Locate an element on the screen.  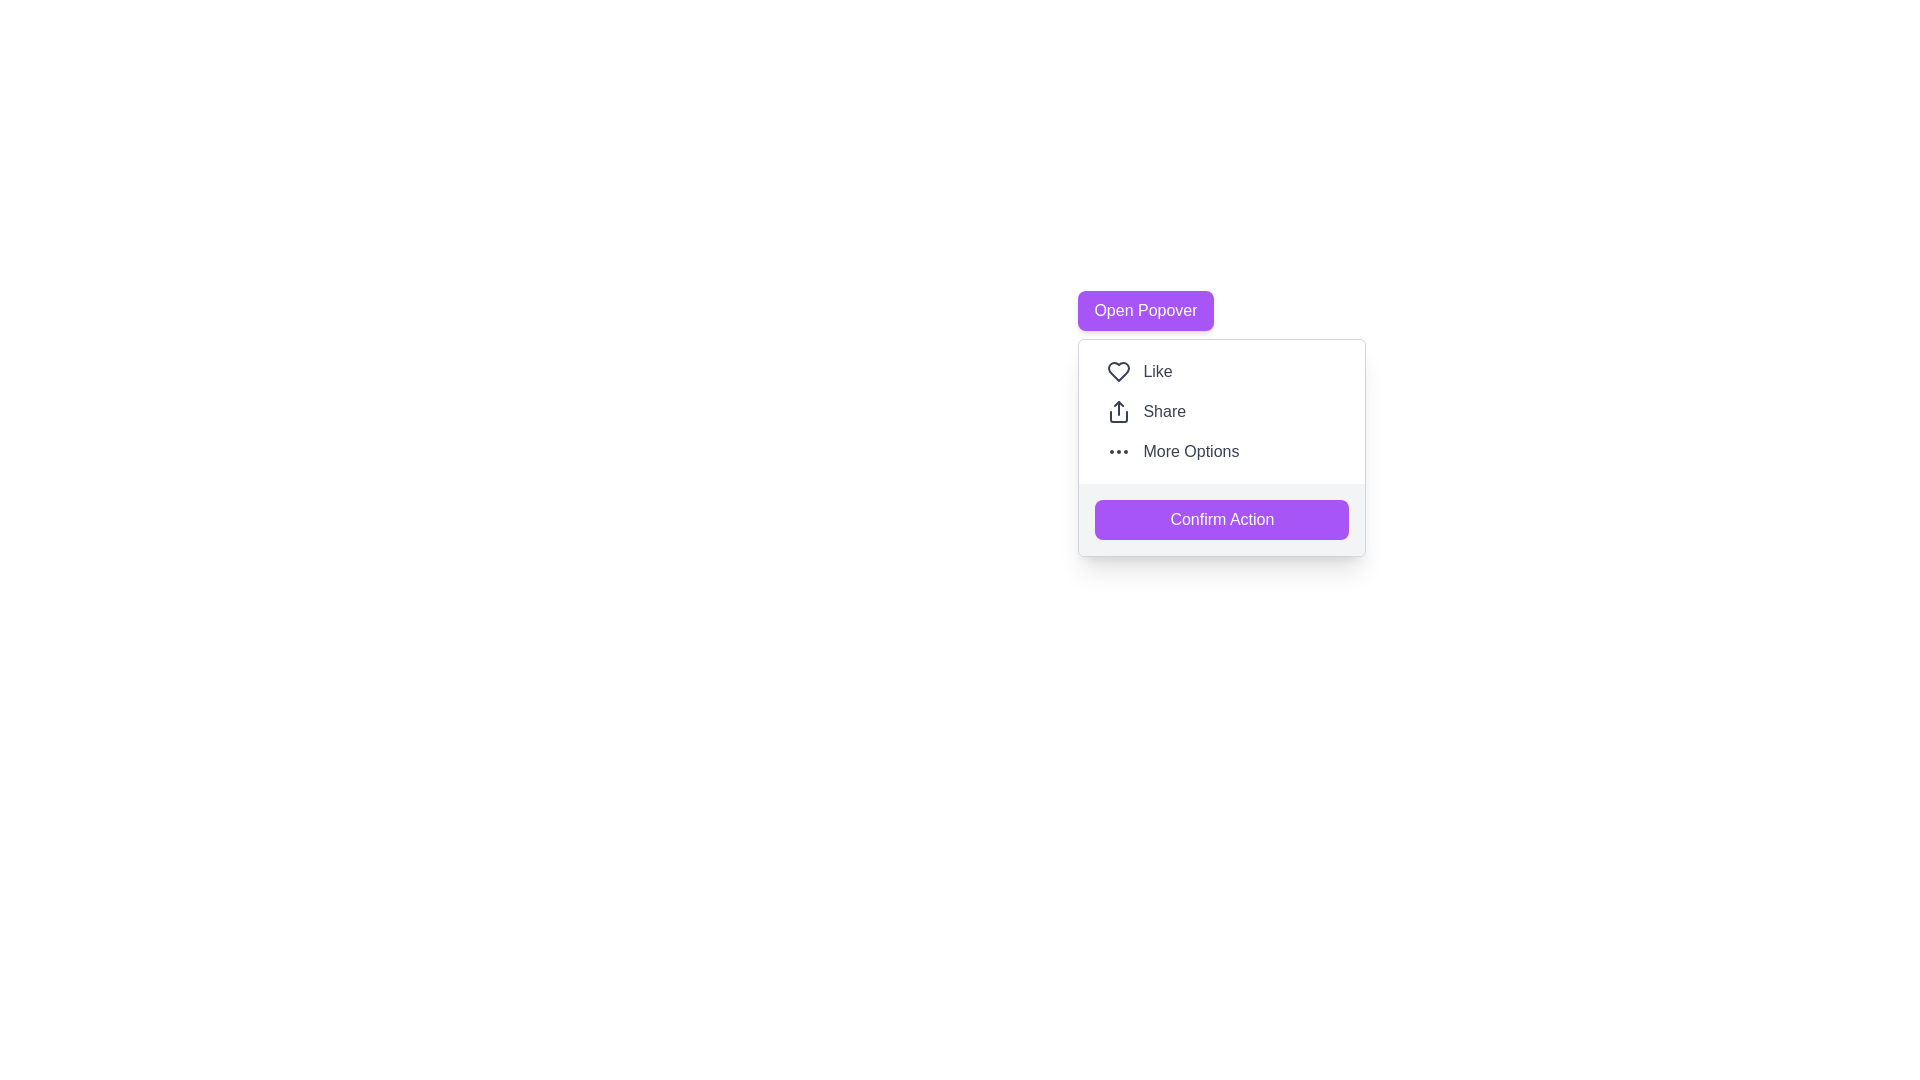
the 'More Options' button, which is the third option in the vertical menu list is located at coordinates (1221, 451).